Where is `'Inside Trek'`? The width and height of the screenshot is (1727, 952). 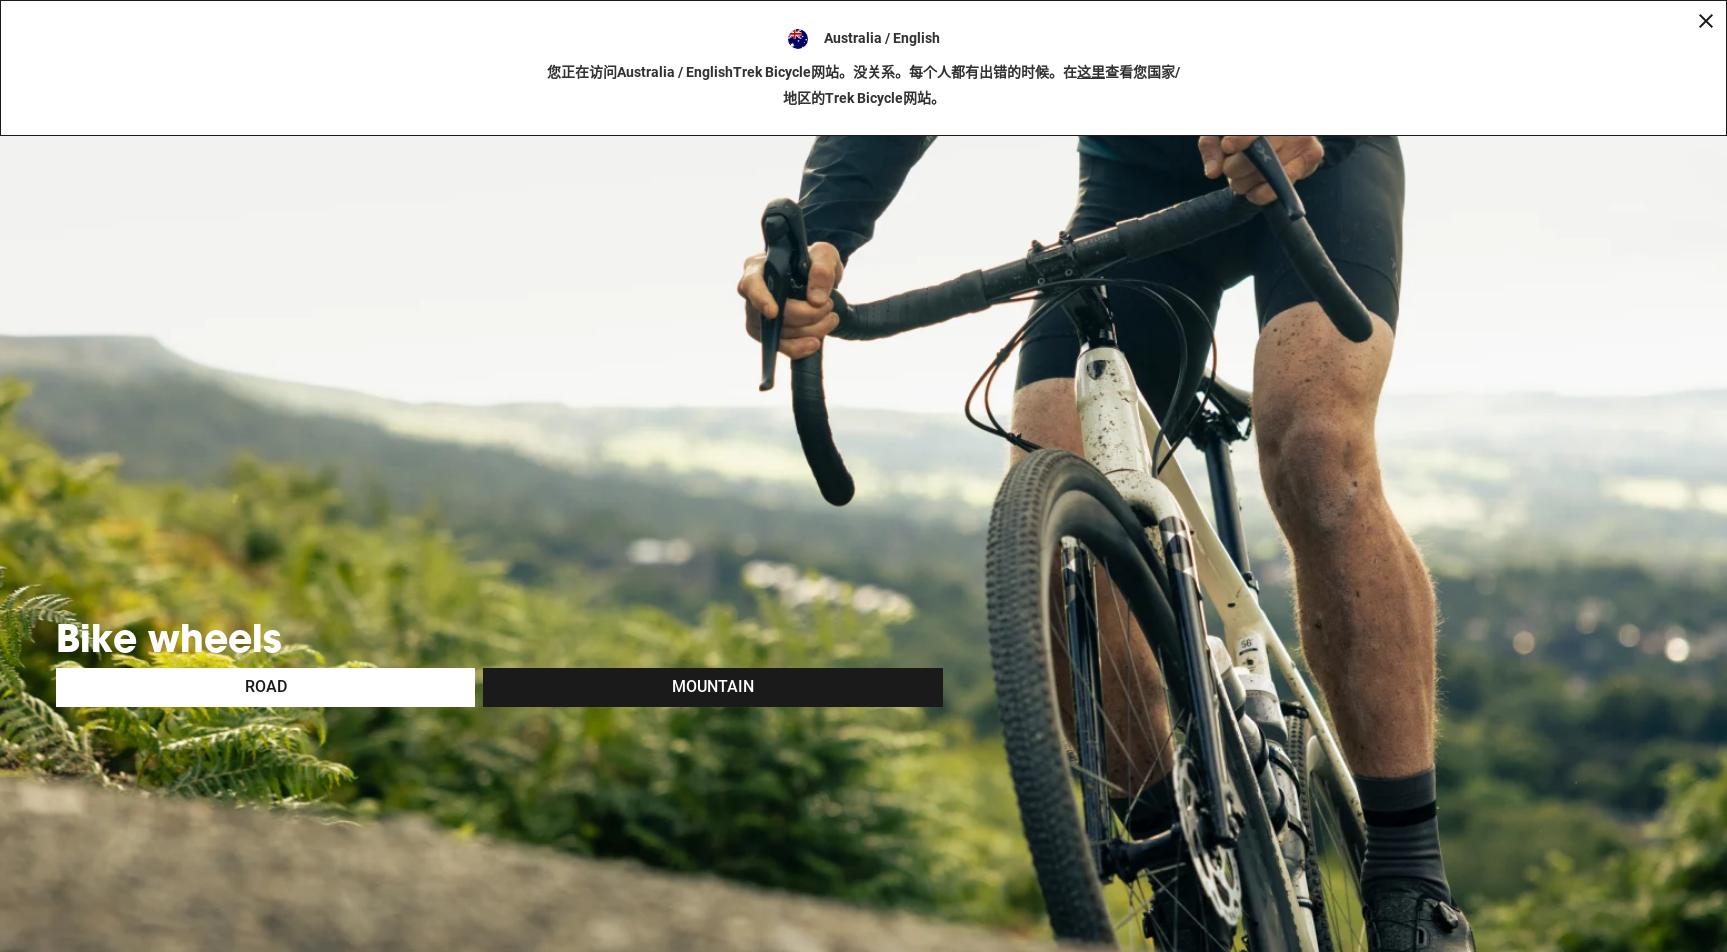
'Inside Trek' is located at coordinates (1071, 60).